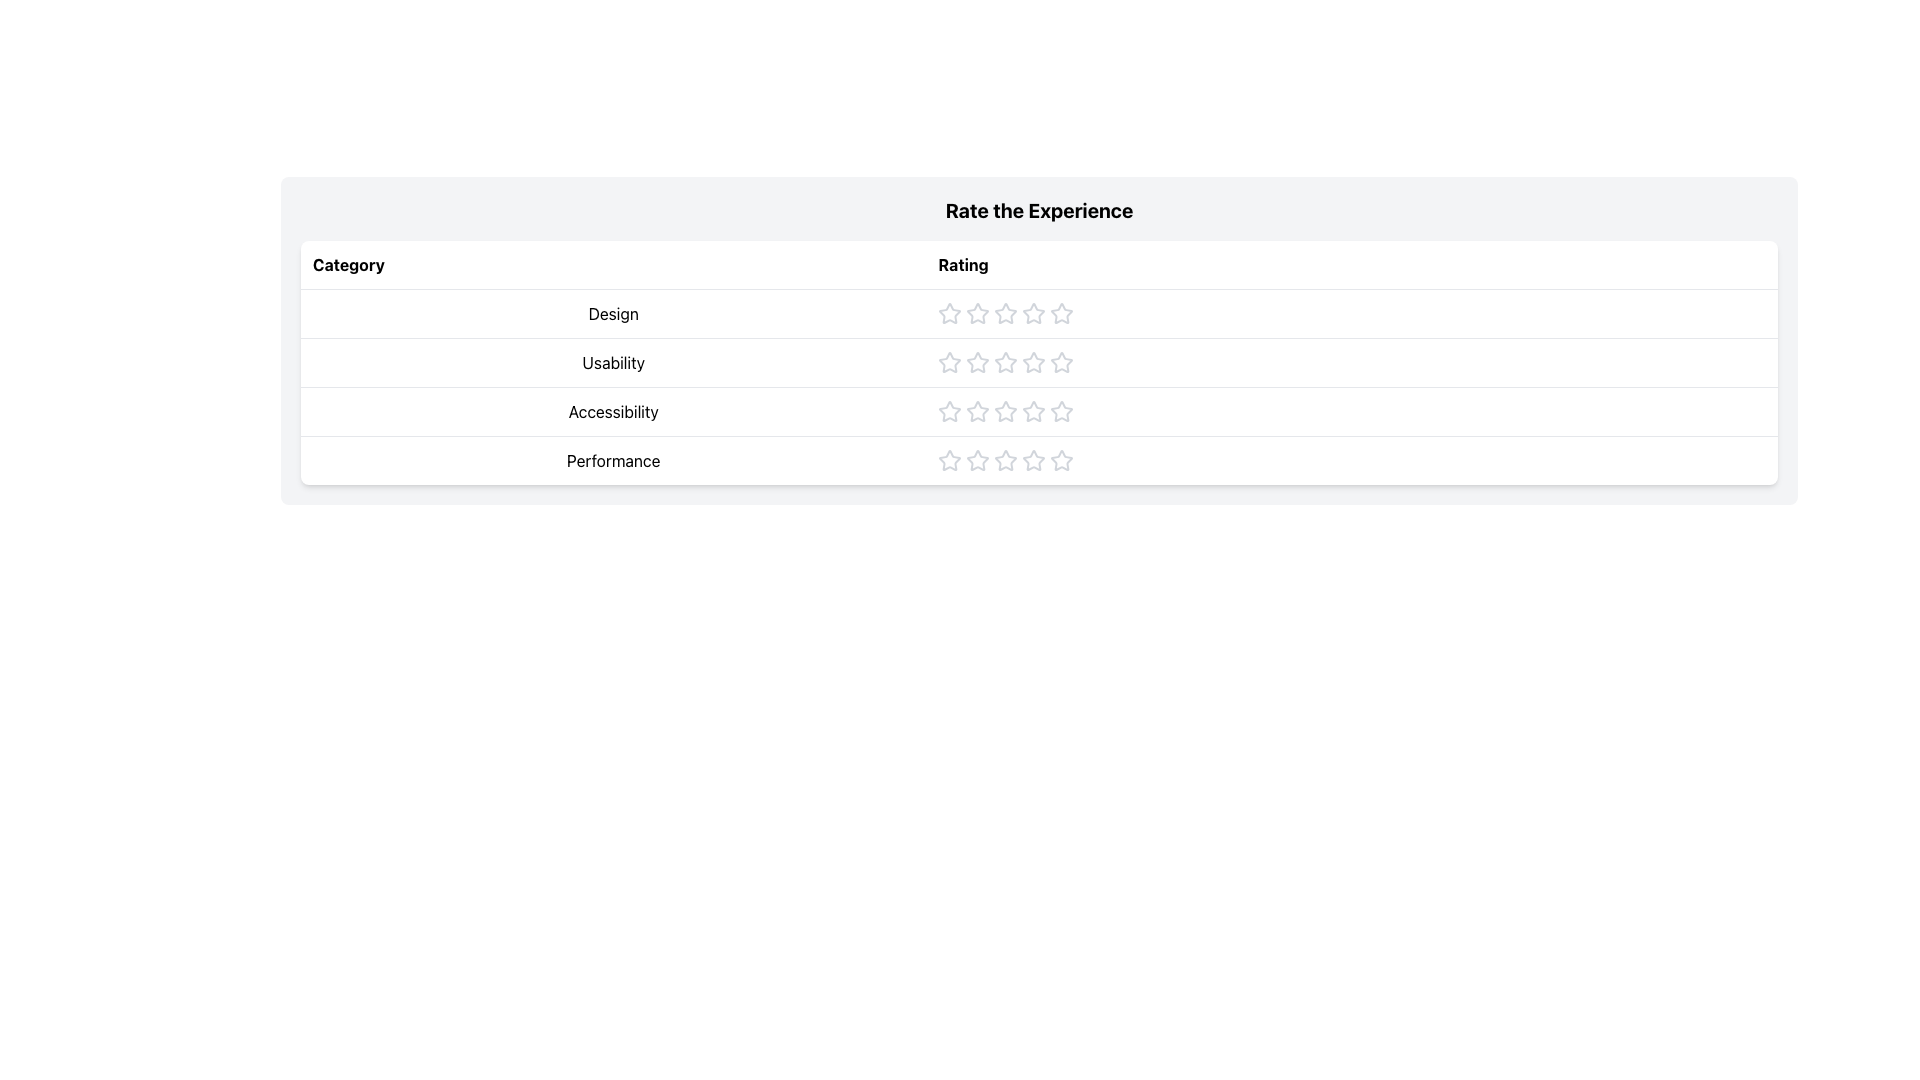 Image resolution: width=1920 pixels, height=1080 pixels. I want to click on the third interactive silver star in the accessibility row of the rating table, so click(978, 410).